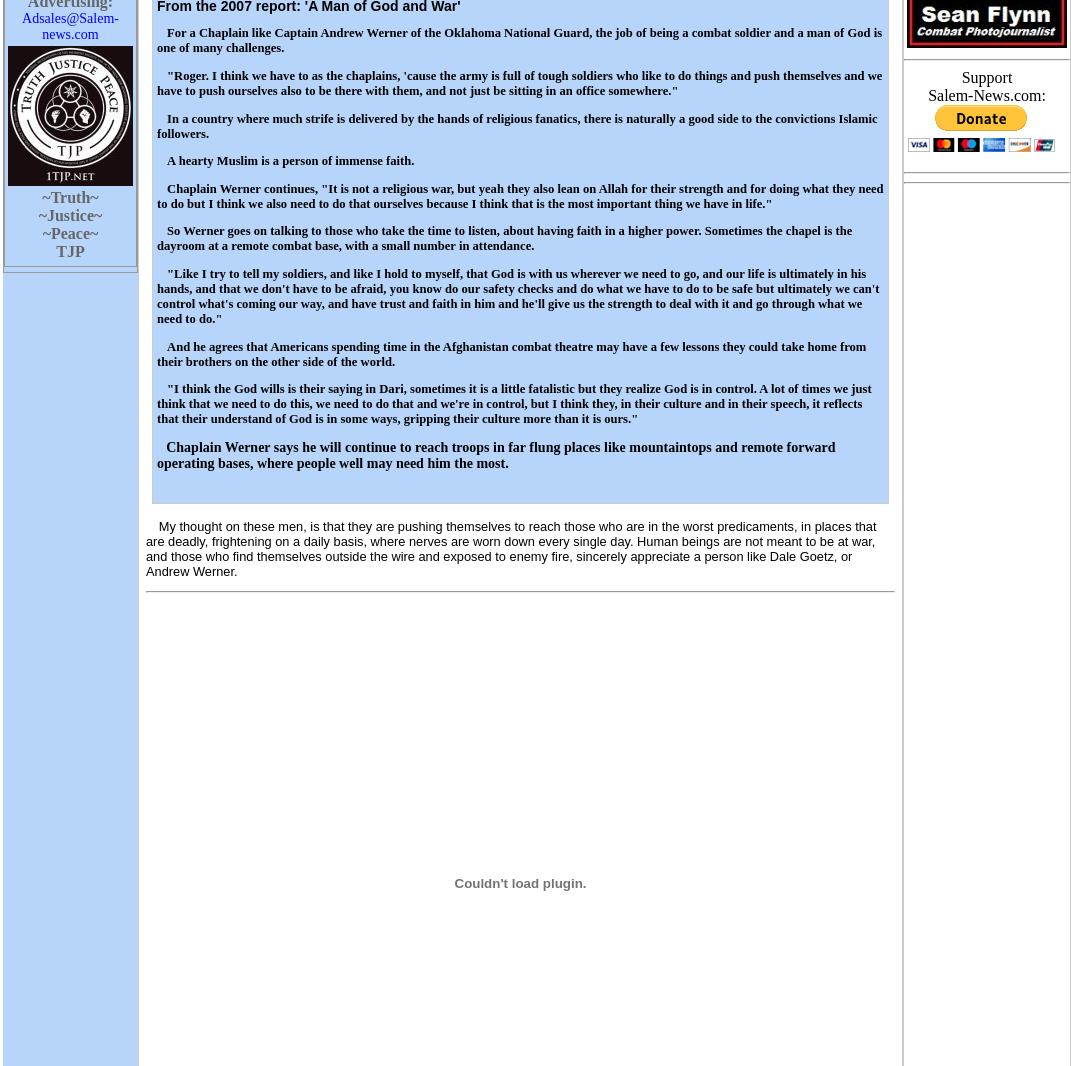 Image resolution: width=1071 pixels, height=1066 pixels. I want to click on 'So Werner goes on talking to those who take the time to listen, about having faith in a higher power. Sometimes the chapel is the dayroom at a remote combat base, with a small number in attendance.', so click(156, 237).